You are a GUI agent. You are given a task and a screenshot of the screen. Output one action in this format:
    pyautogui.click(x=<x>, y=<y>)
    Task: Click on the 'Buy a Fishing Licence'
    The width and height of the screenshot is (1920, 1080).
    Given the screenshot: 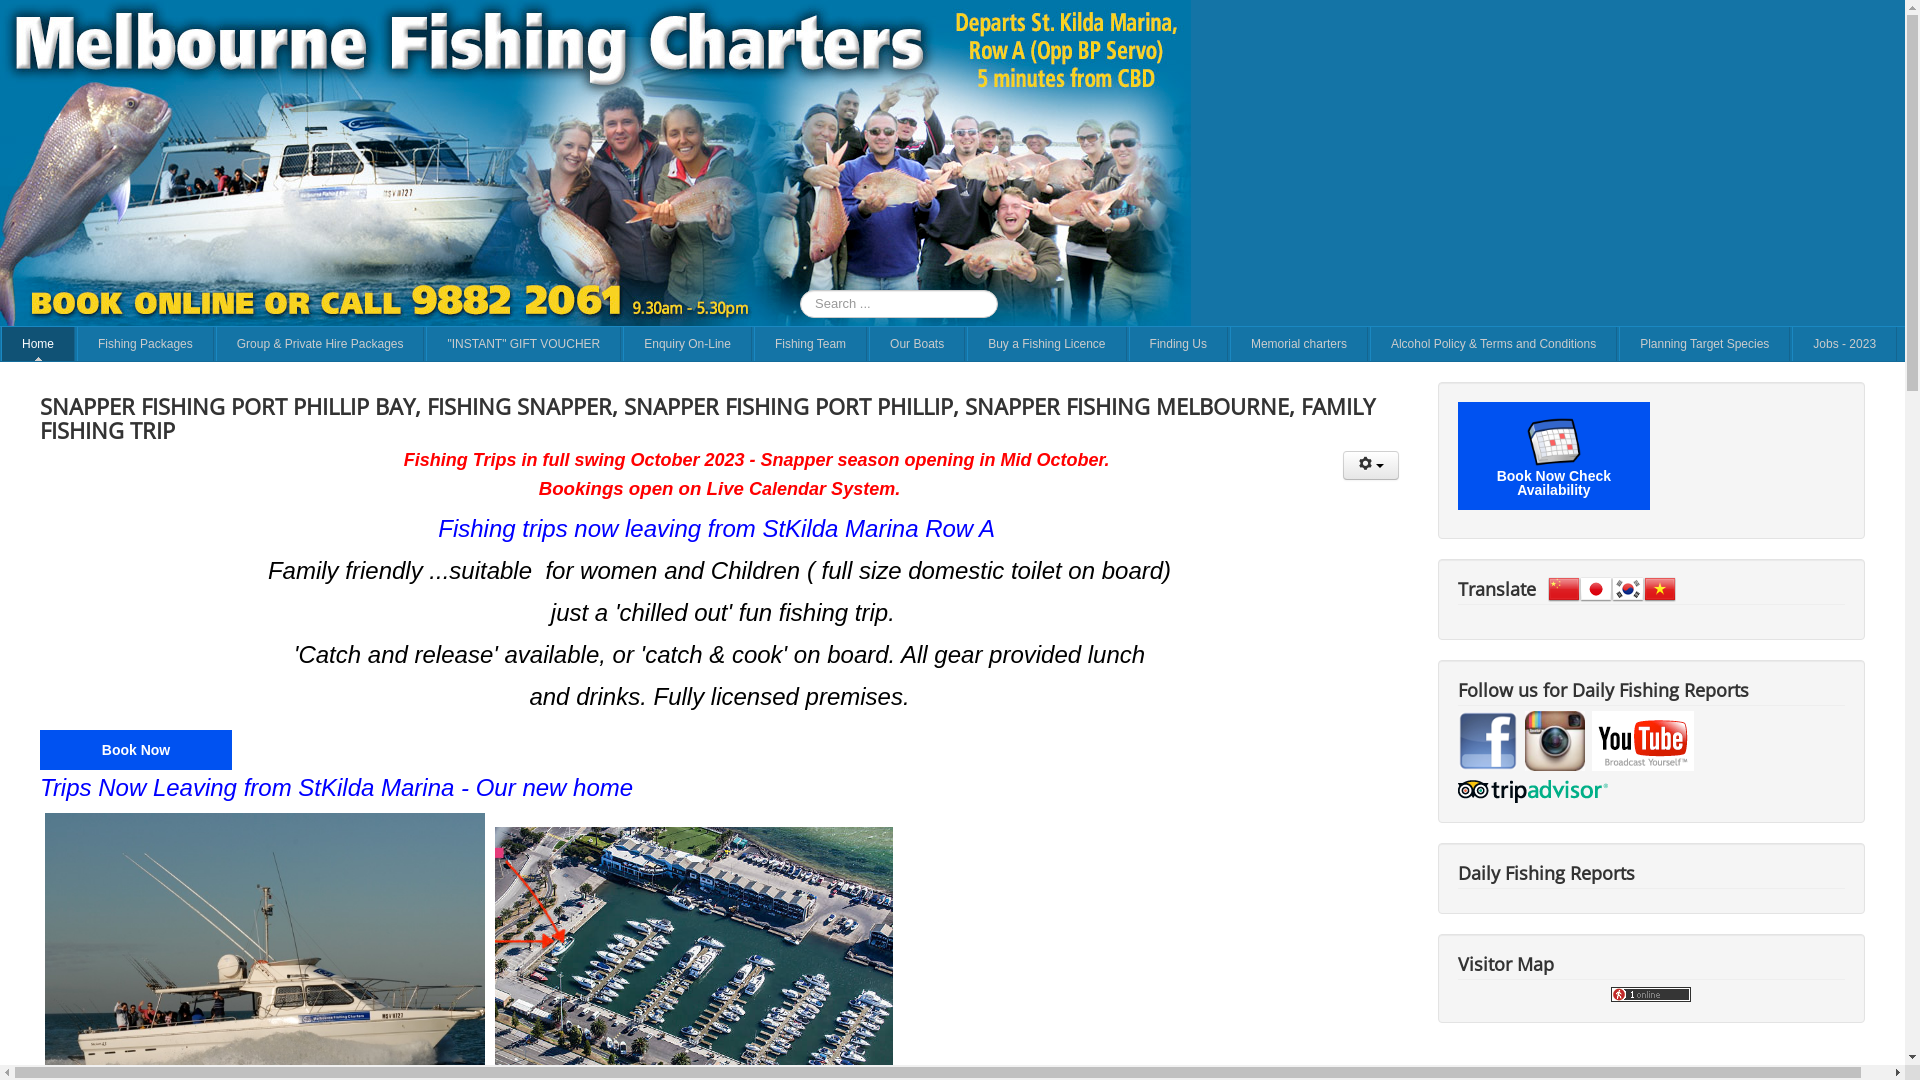 What is the action you would take?
    pyautogui.click(x=1045, y=342)
    